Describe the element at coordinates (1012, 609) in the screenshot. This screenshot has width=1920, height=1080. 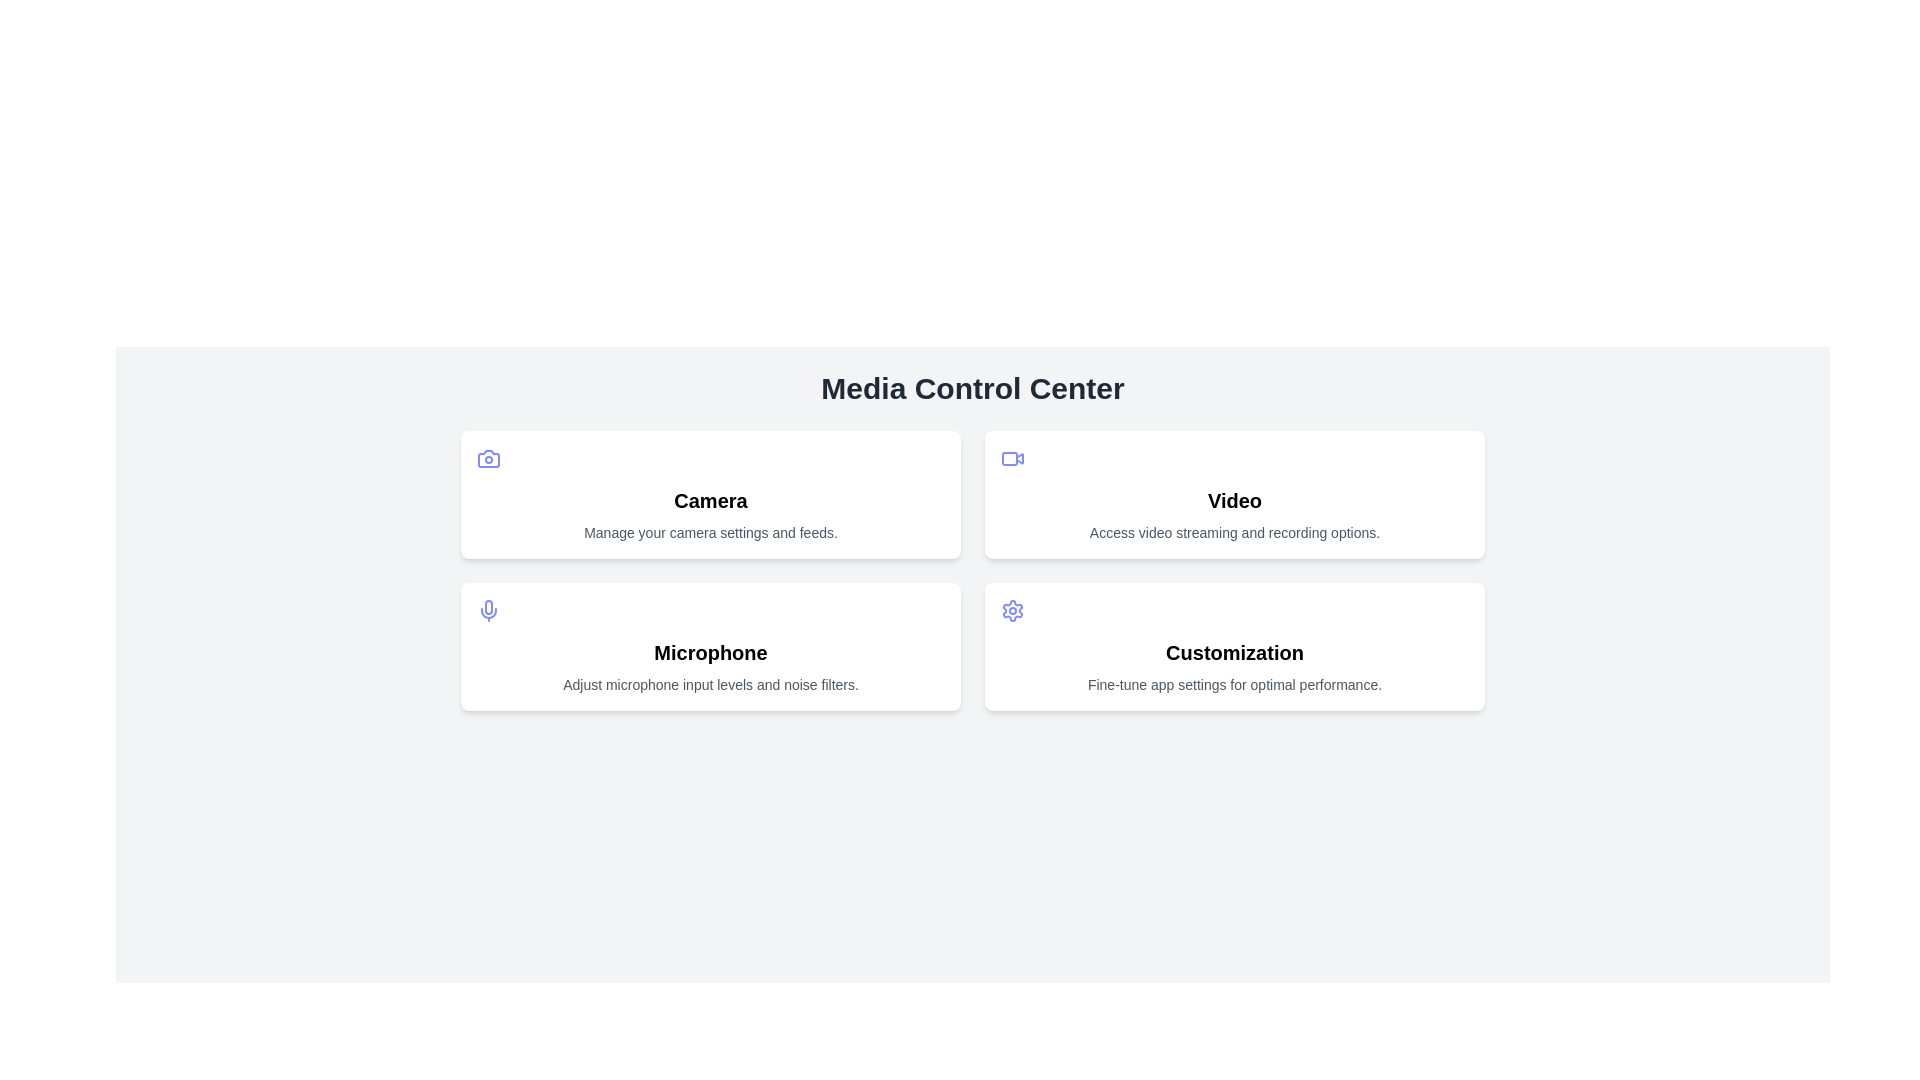
I see `the gear icon located in the top-right corner of the 'Customization' card` at that location.